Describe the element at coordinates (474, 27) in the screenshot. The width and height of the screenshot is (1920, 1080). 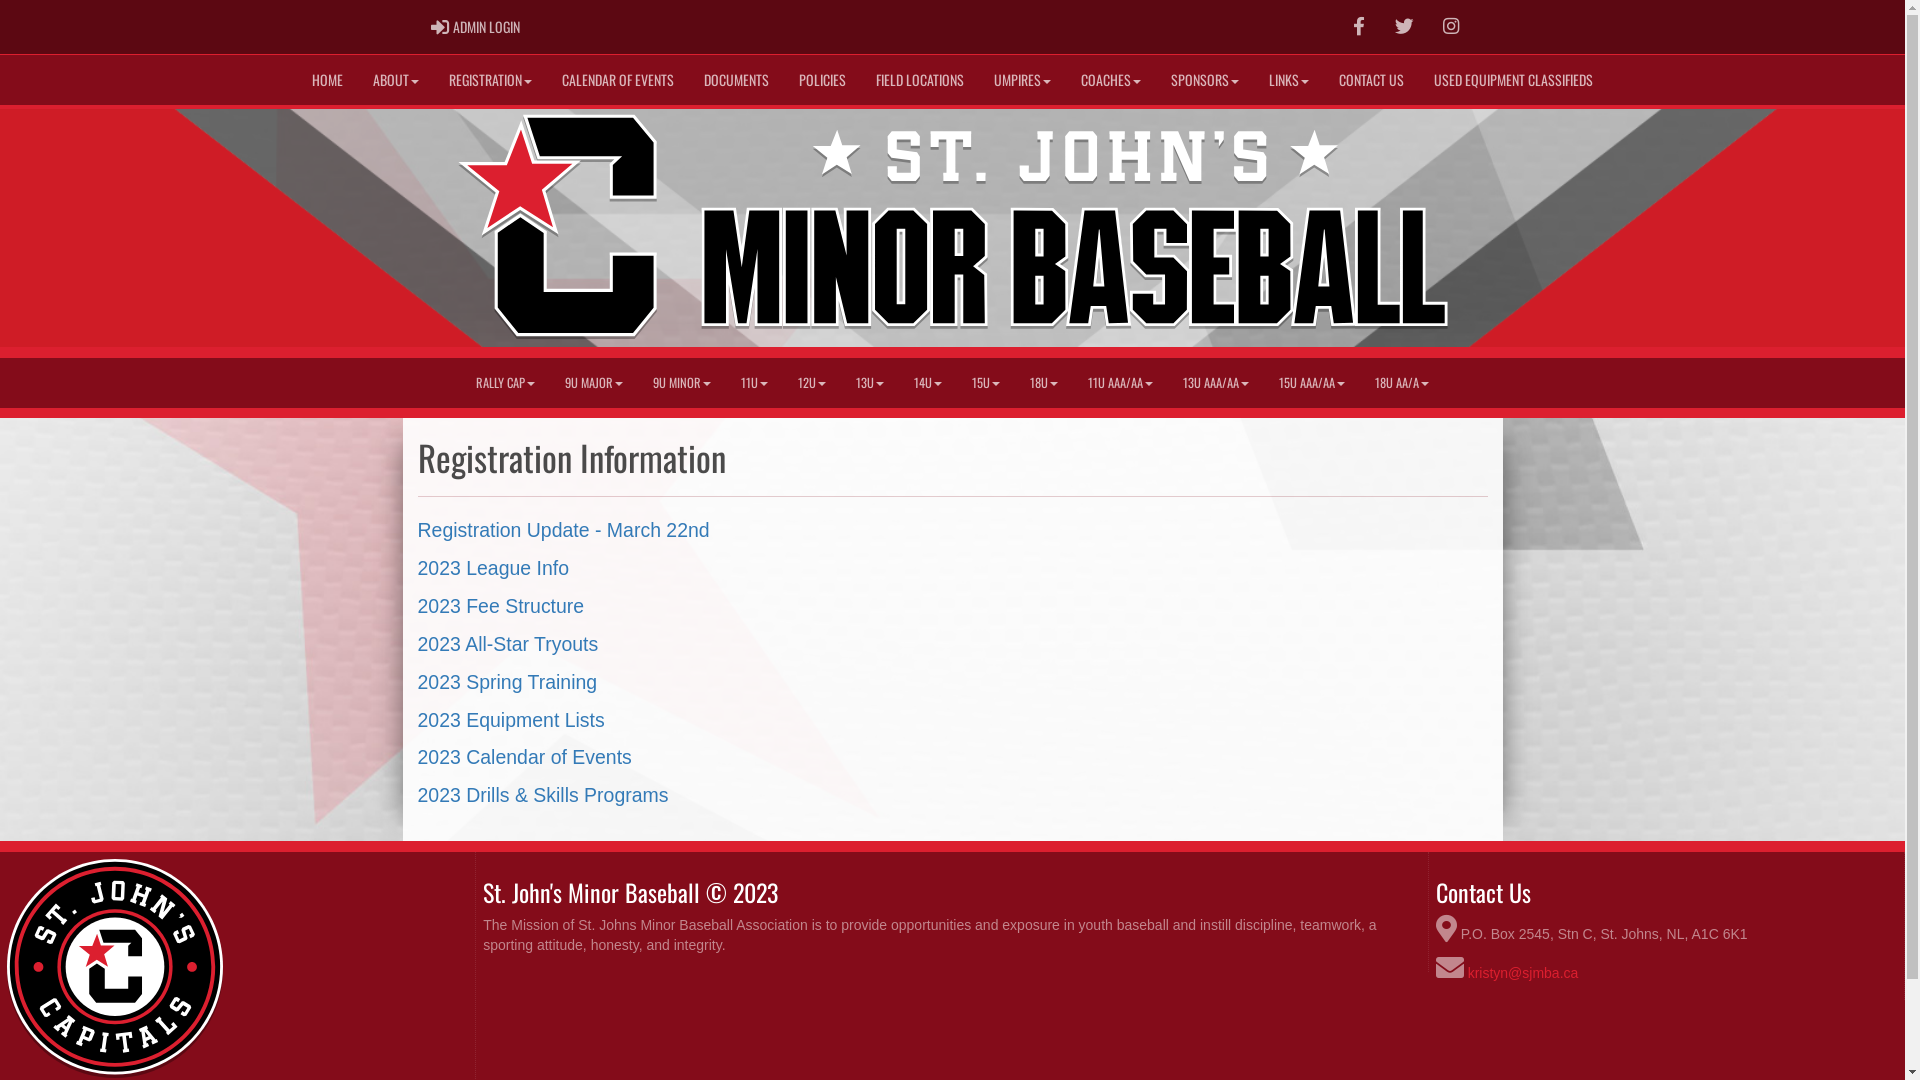
I see `'LOGIN PAGE` at that location.